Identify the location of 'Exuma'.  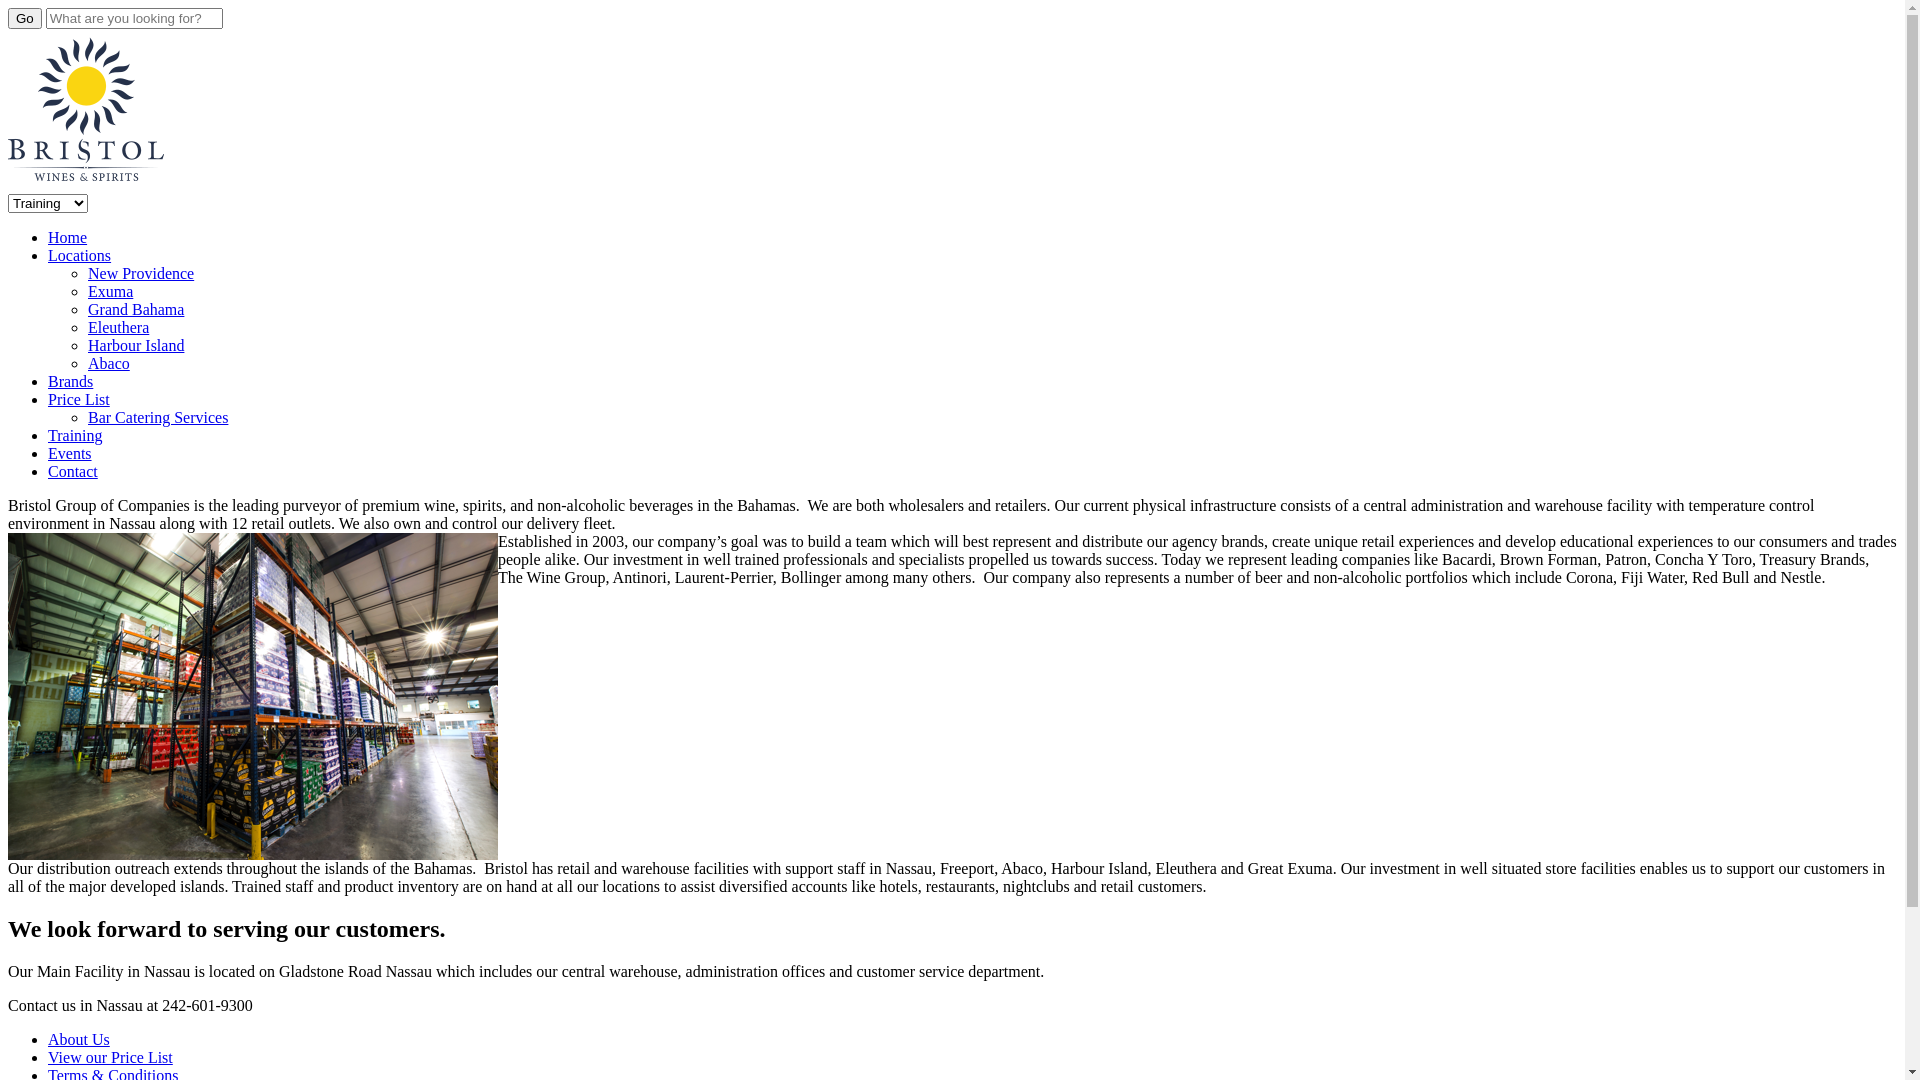
(109, 291).